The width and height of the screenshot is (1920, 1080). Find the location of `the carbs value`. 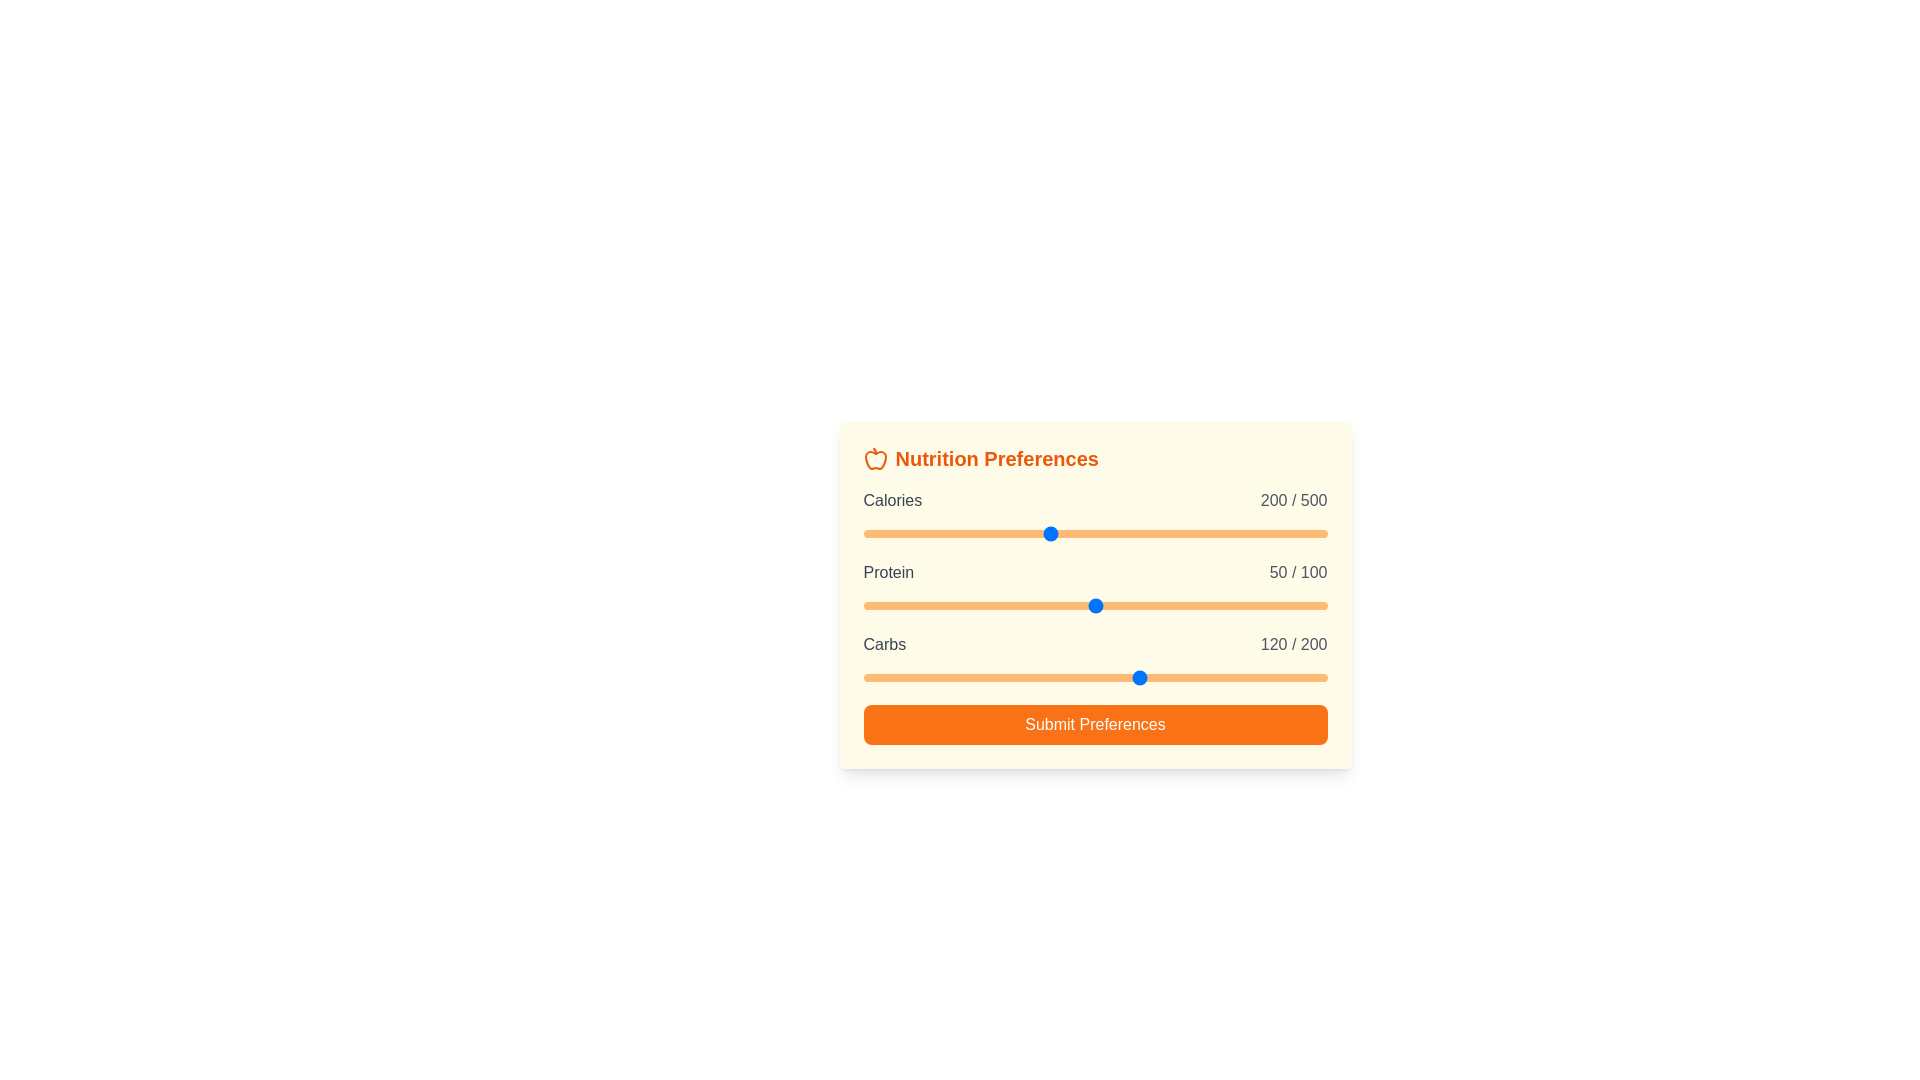

the carbs value is located at coordinates (1032, 677).